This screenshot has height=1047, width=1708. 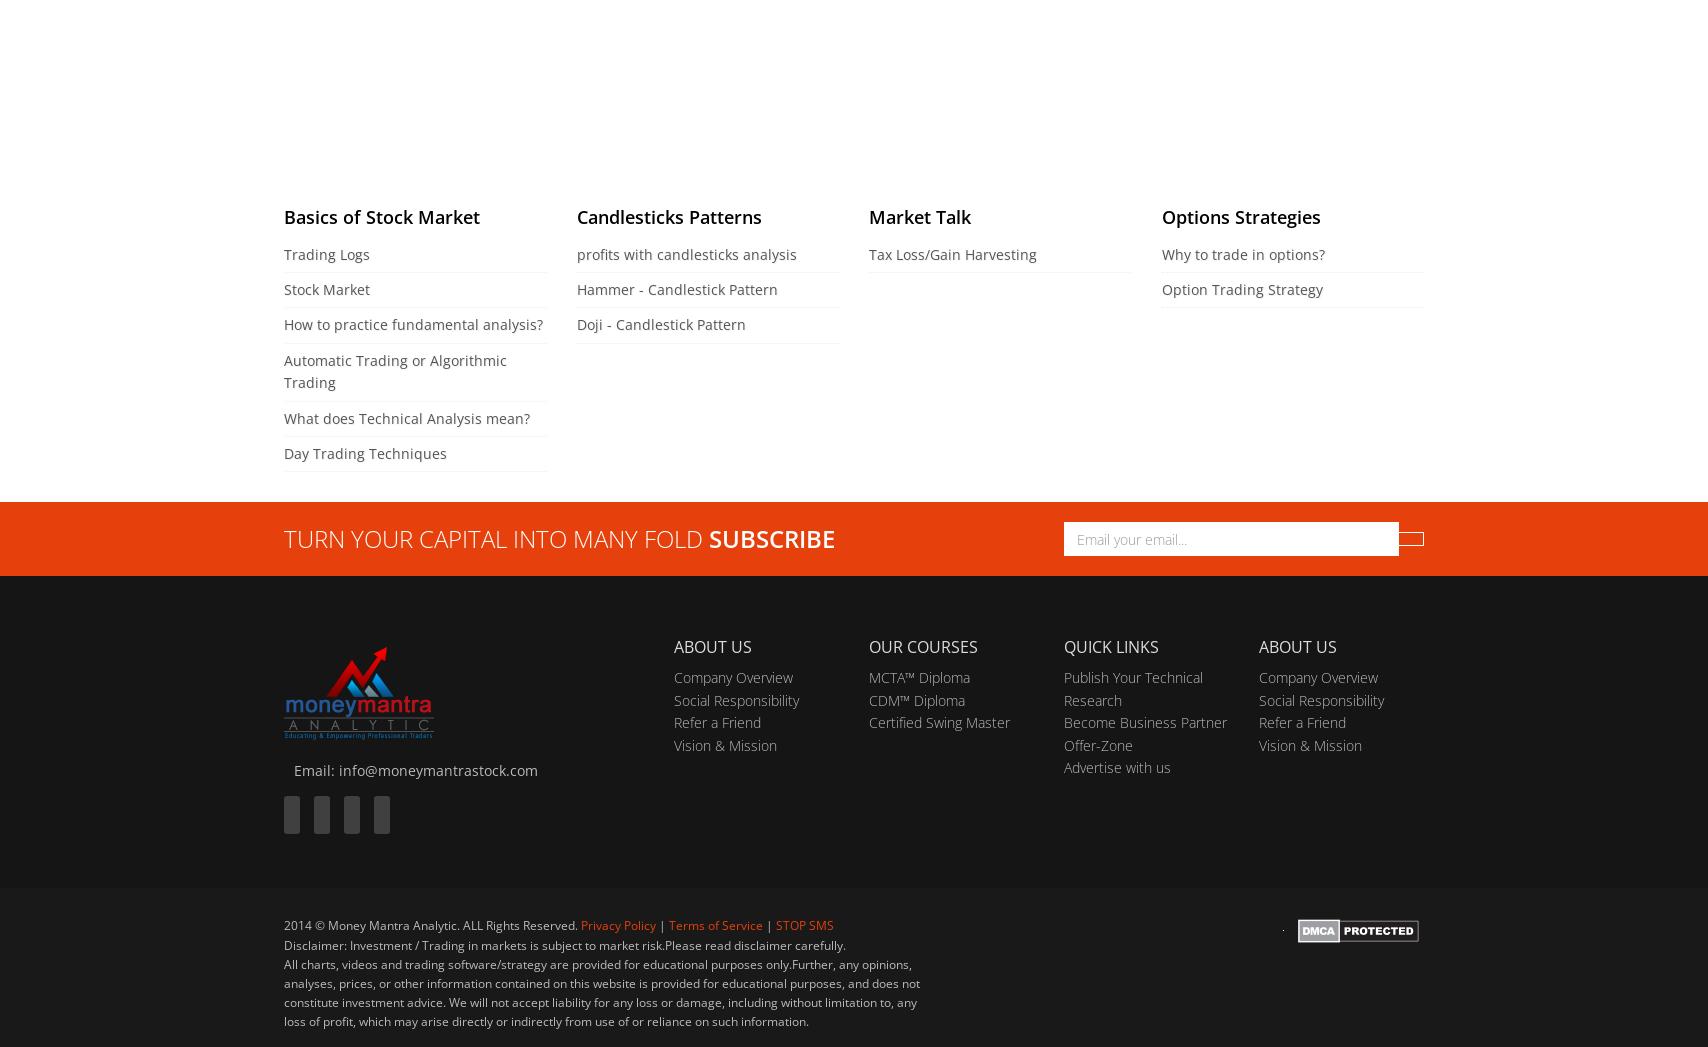 I want to click on 'STOP SMS', so click(x=775, y=925).